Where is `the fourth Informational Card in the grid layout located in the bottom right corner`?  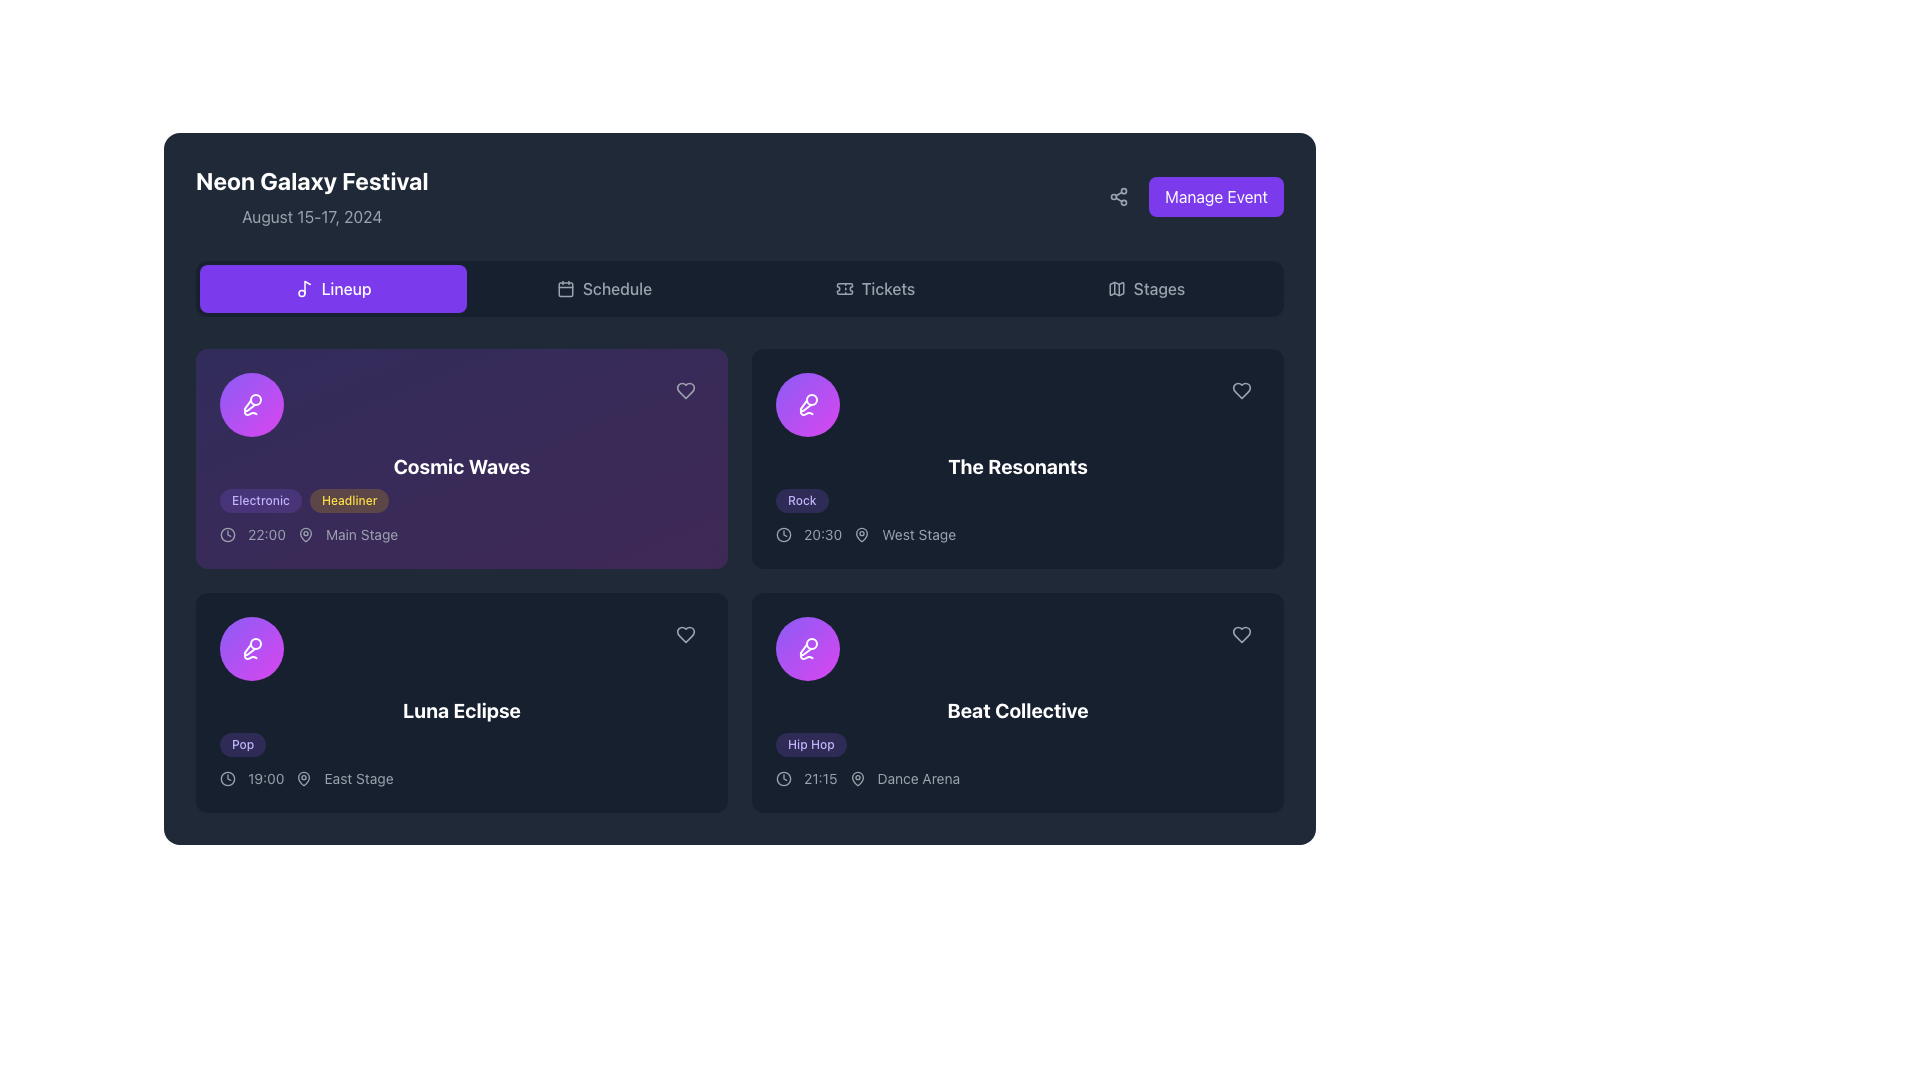 the fourth Informational Card in the grid layout located in the bottom right corner is located at coordinates (1017, 701).